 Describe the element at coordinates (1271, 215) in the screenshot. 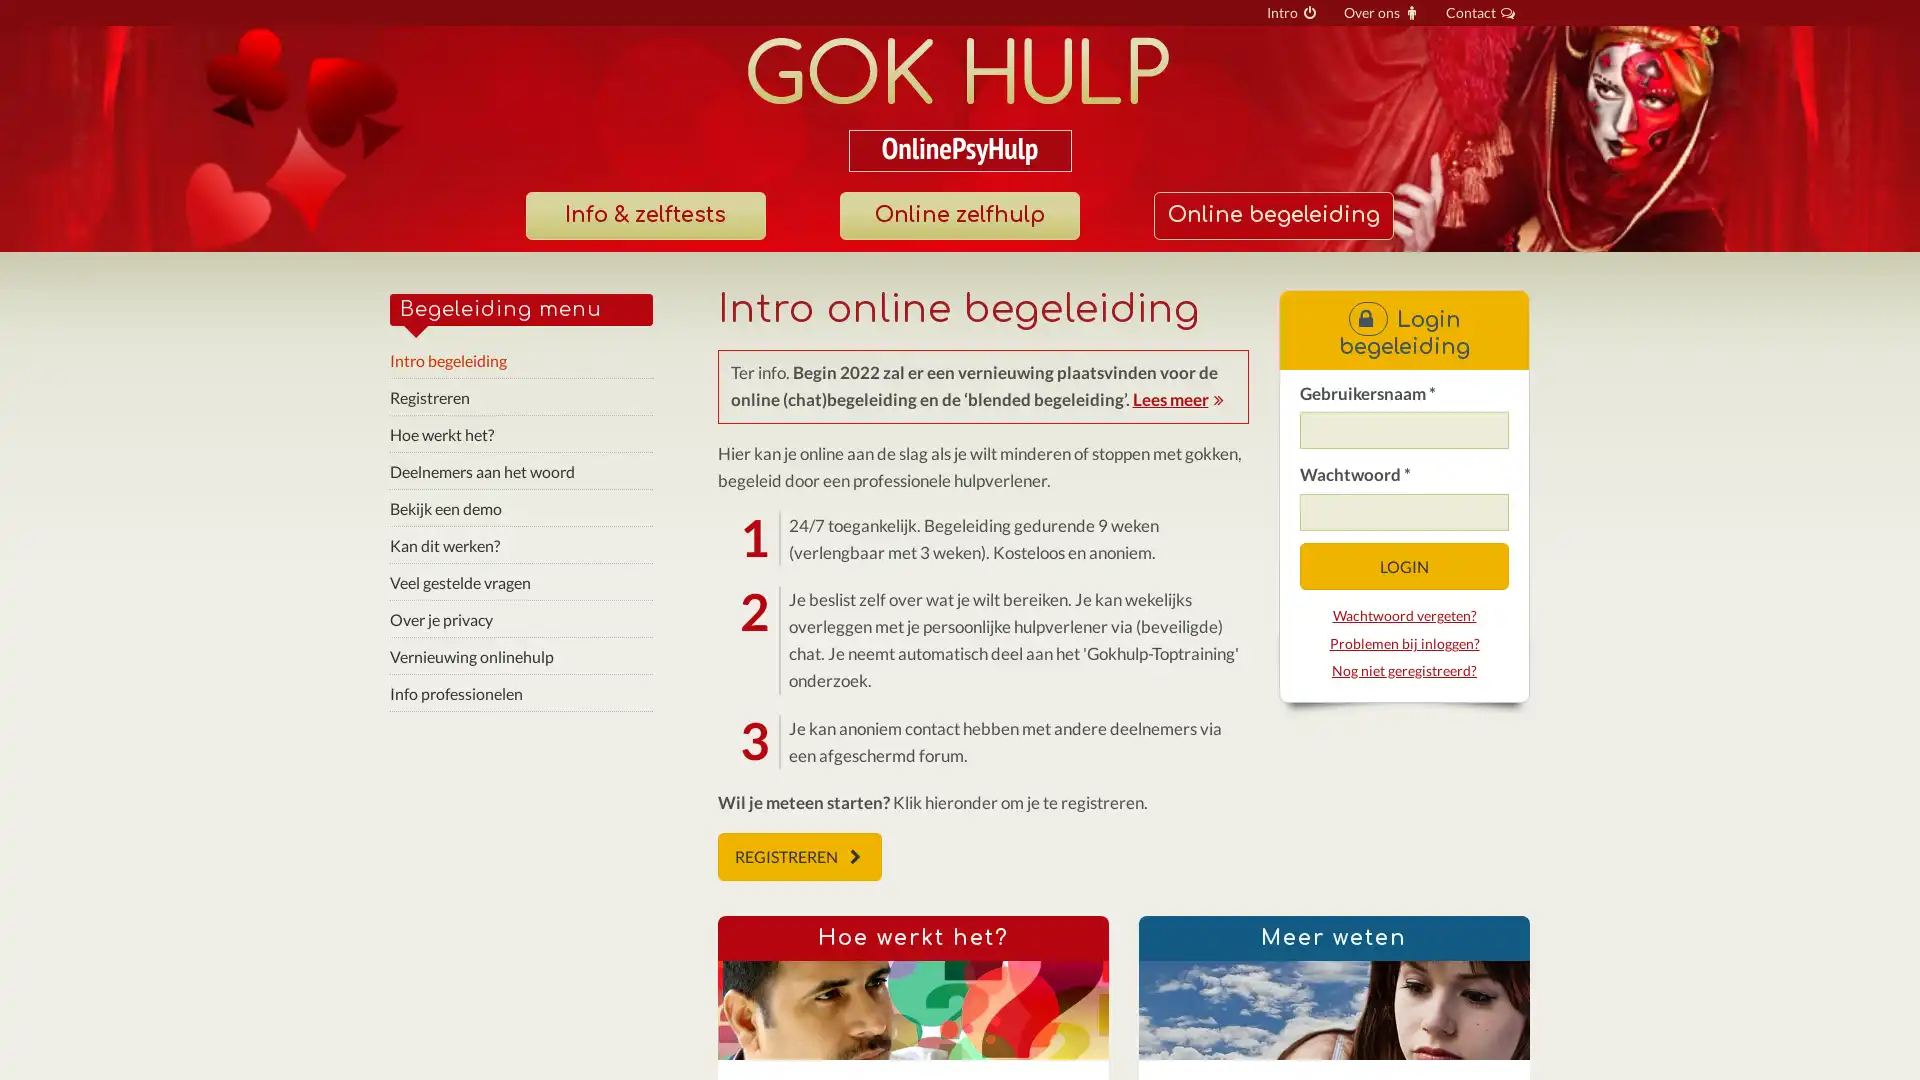

I see `Online begeleiding` at that location.